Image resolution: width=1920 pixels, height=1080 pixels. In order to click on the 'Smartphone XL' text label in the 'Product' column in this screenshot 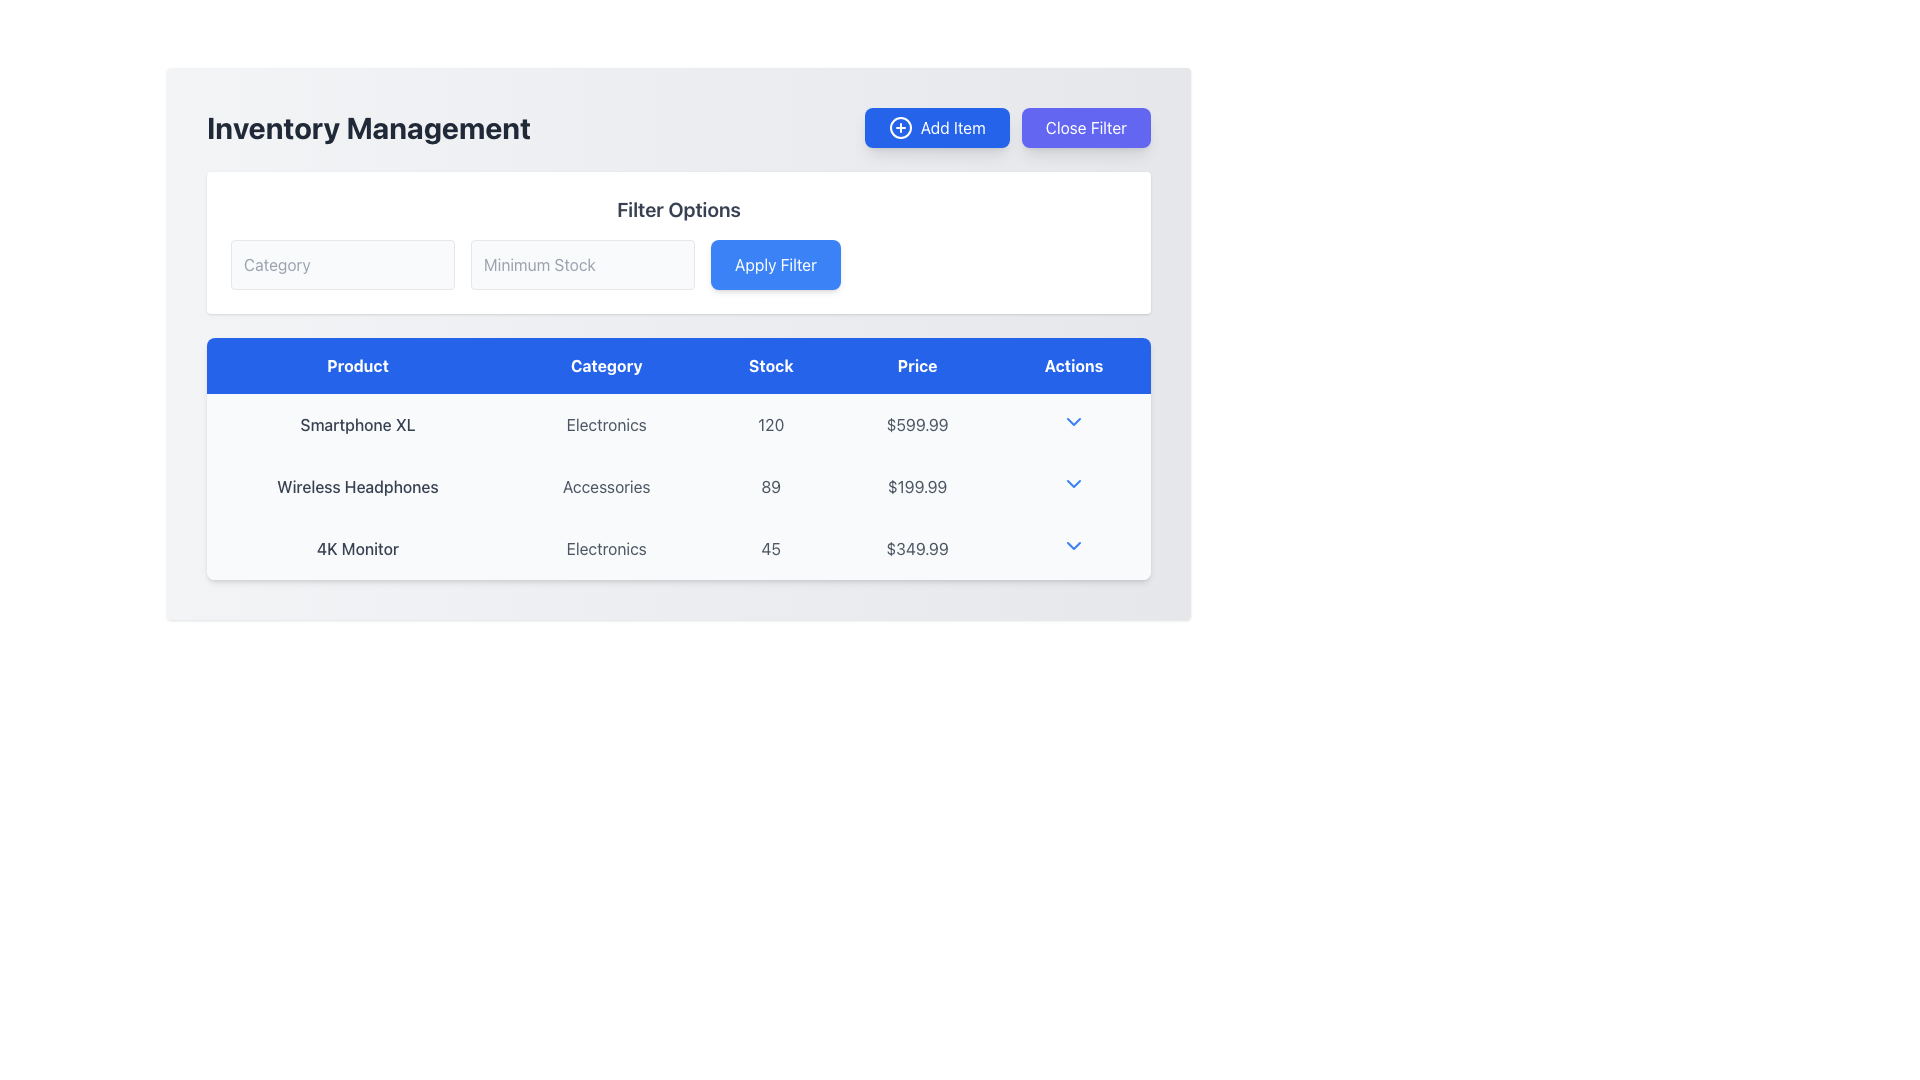, I will do `click(358, 423)`.